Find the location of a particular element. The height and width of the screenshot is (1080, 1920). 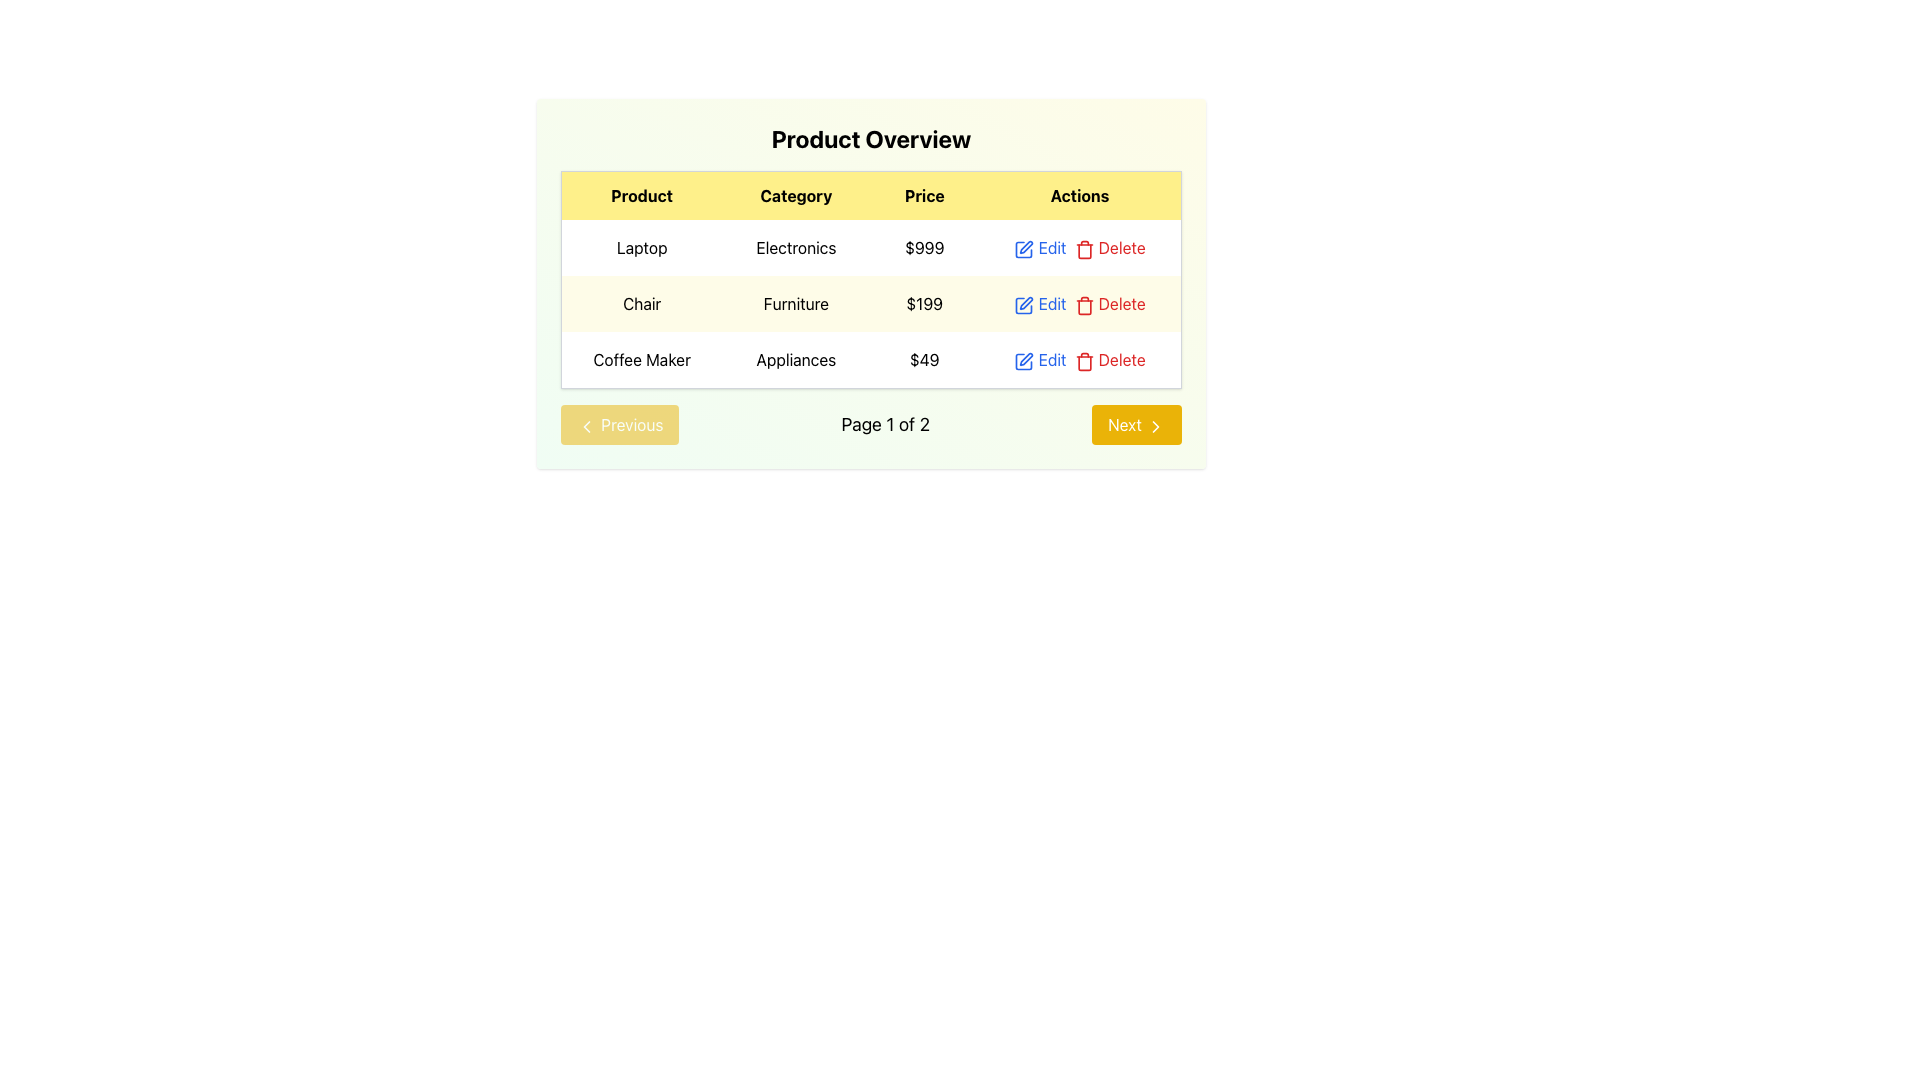

the 'Delete' button in the 'Product Overview' table for the product 'Chair' to trigger the hover effect is located at coordinates (1079, 304).